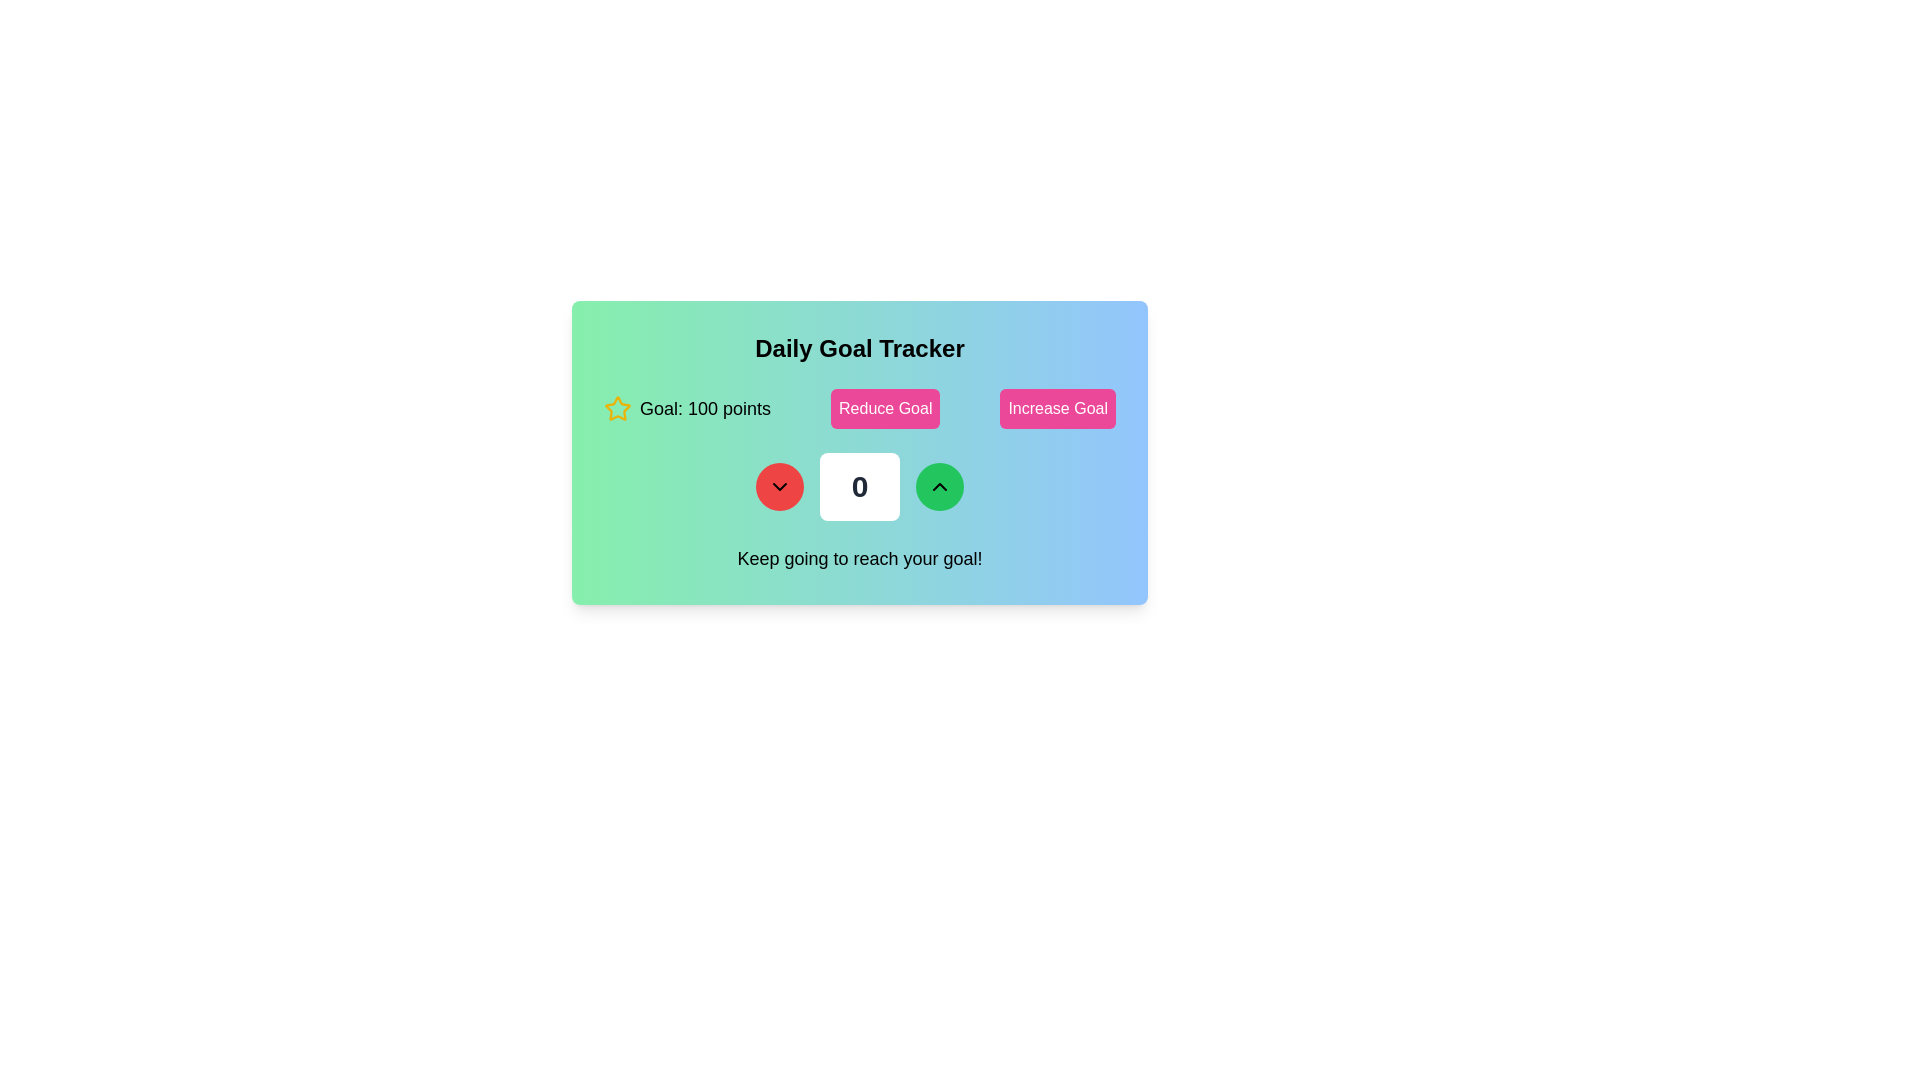  Describe the element at coordinates (859, 486) in the screenshot. I see `the Display label that shows a numeric value, positioned between the red downward-arrow button and the green upward-arrow button` at that location.